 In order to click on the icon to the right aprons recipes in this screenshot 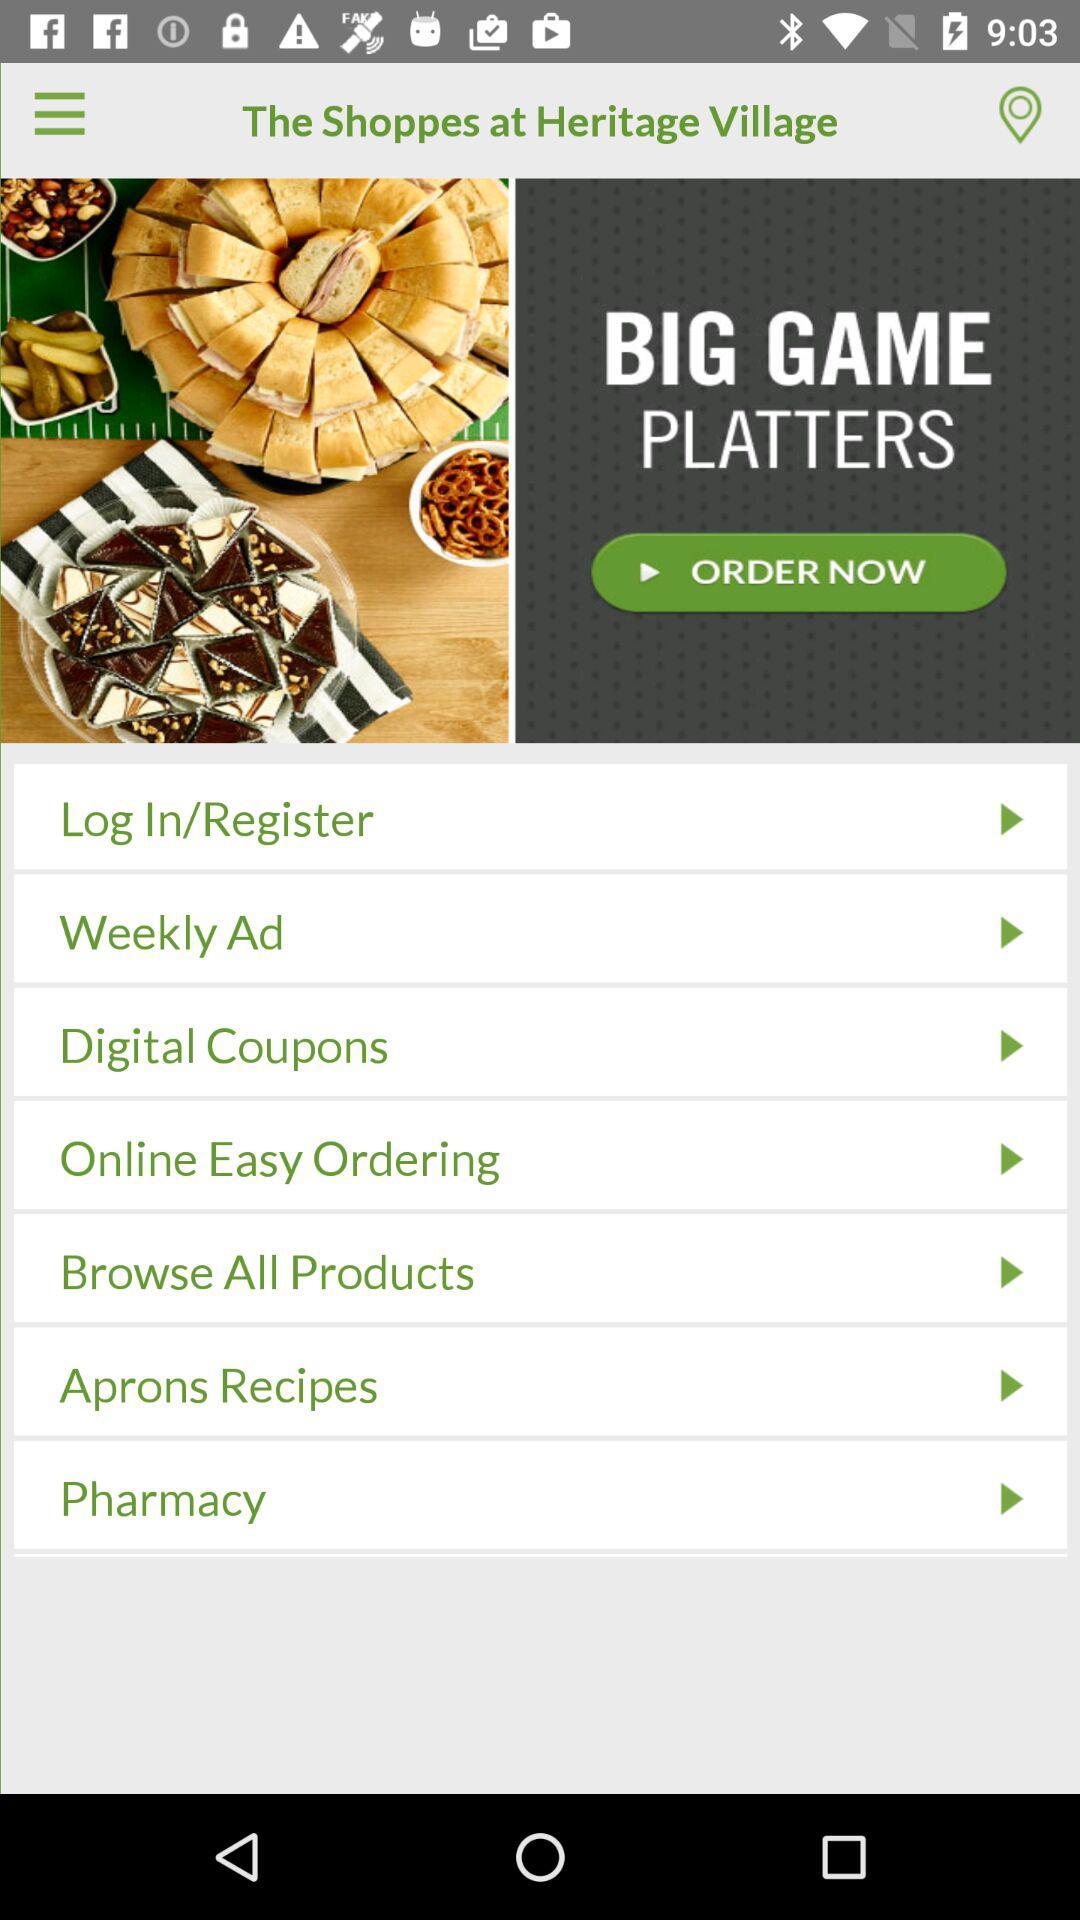, I will do `click(1011, 1384)`.